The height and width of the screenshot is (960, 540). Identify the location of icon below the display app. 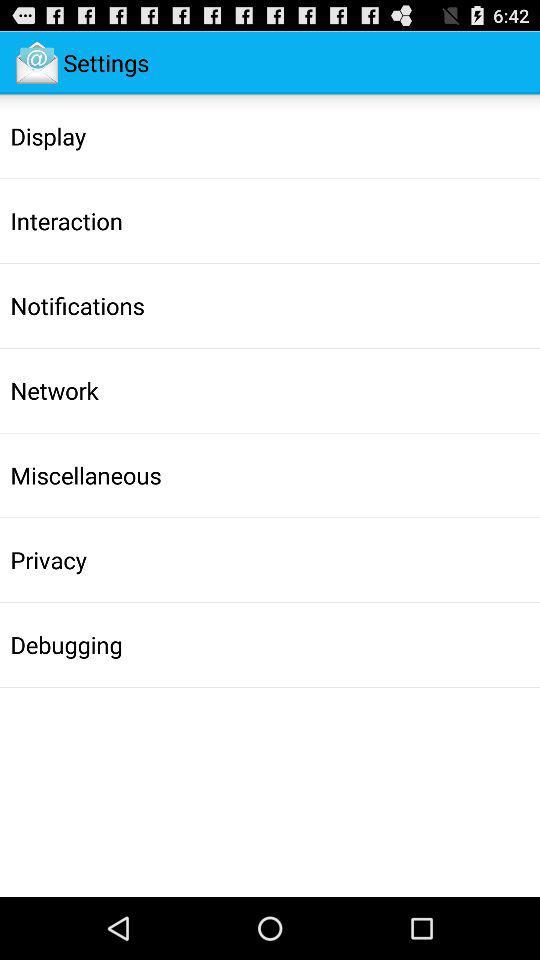
(66, 221).